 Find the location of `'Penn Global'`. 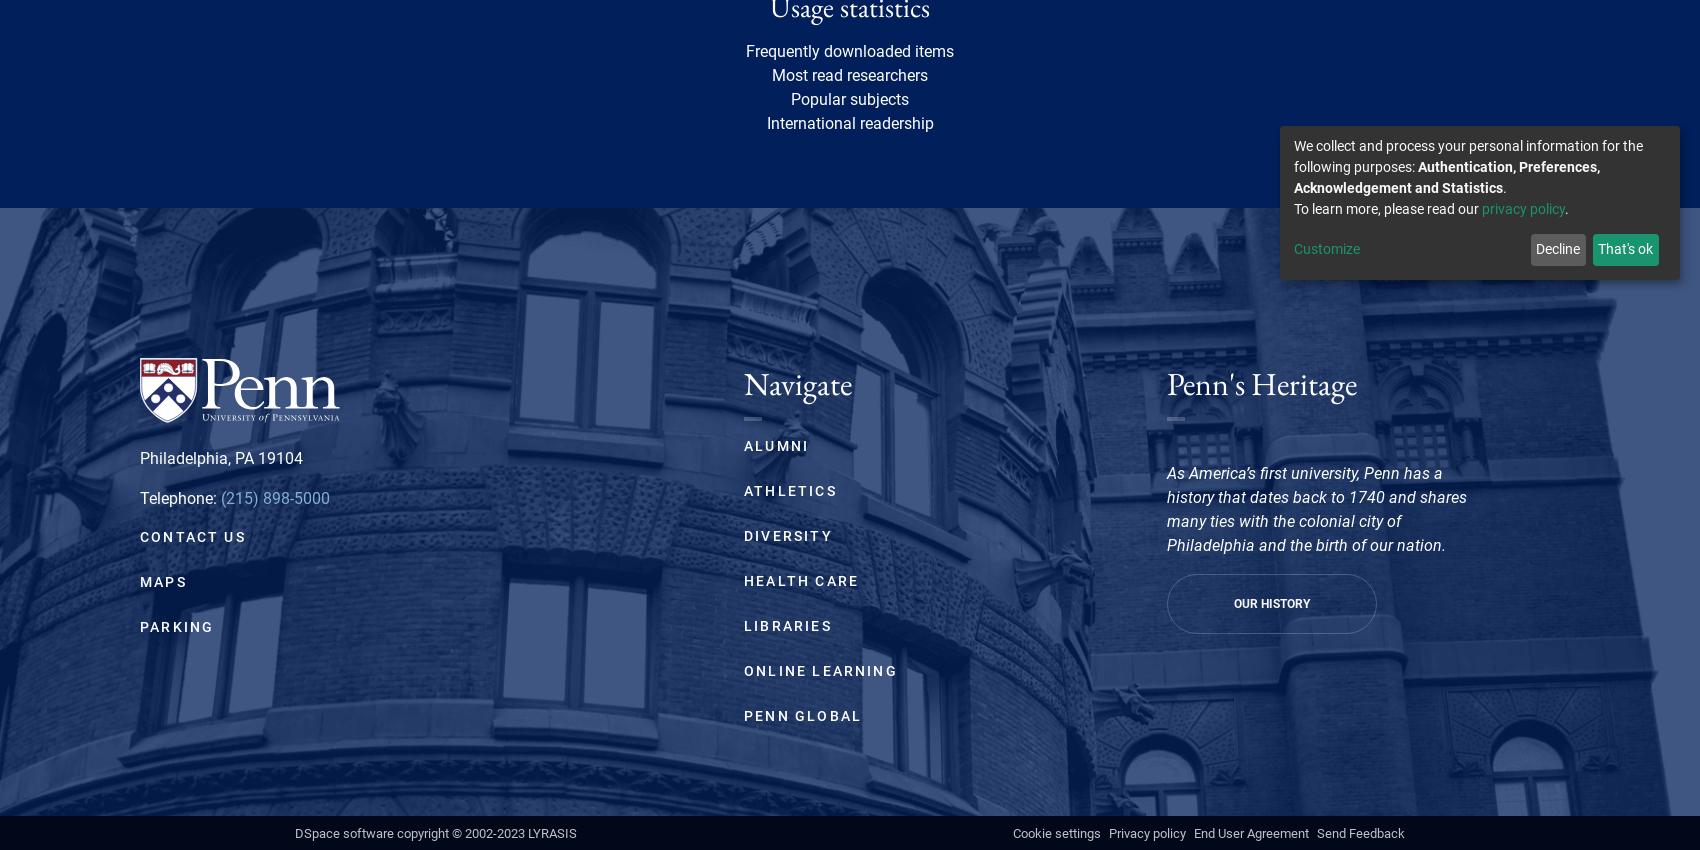

'Penn Global' is located at coordinates (743, 714).